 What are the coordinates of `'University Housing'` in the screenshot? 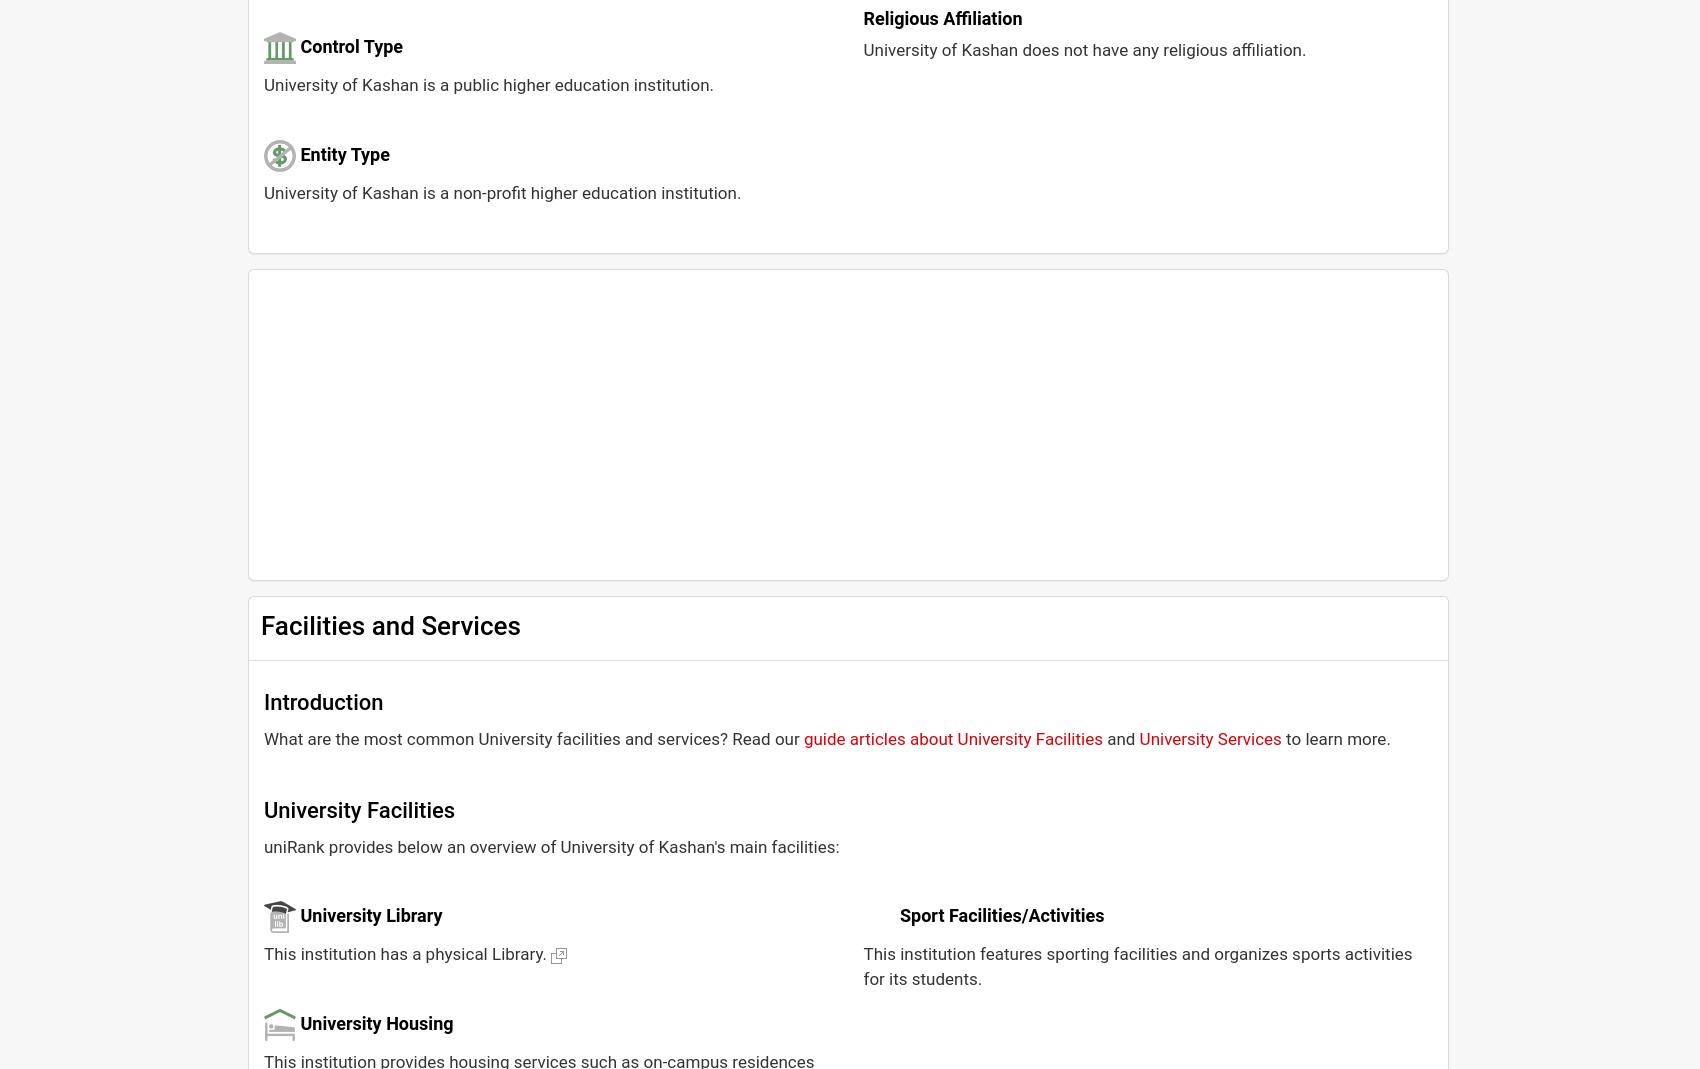 It's located at (375, 1022).